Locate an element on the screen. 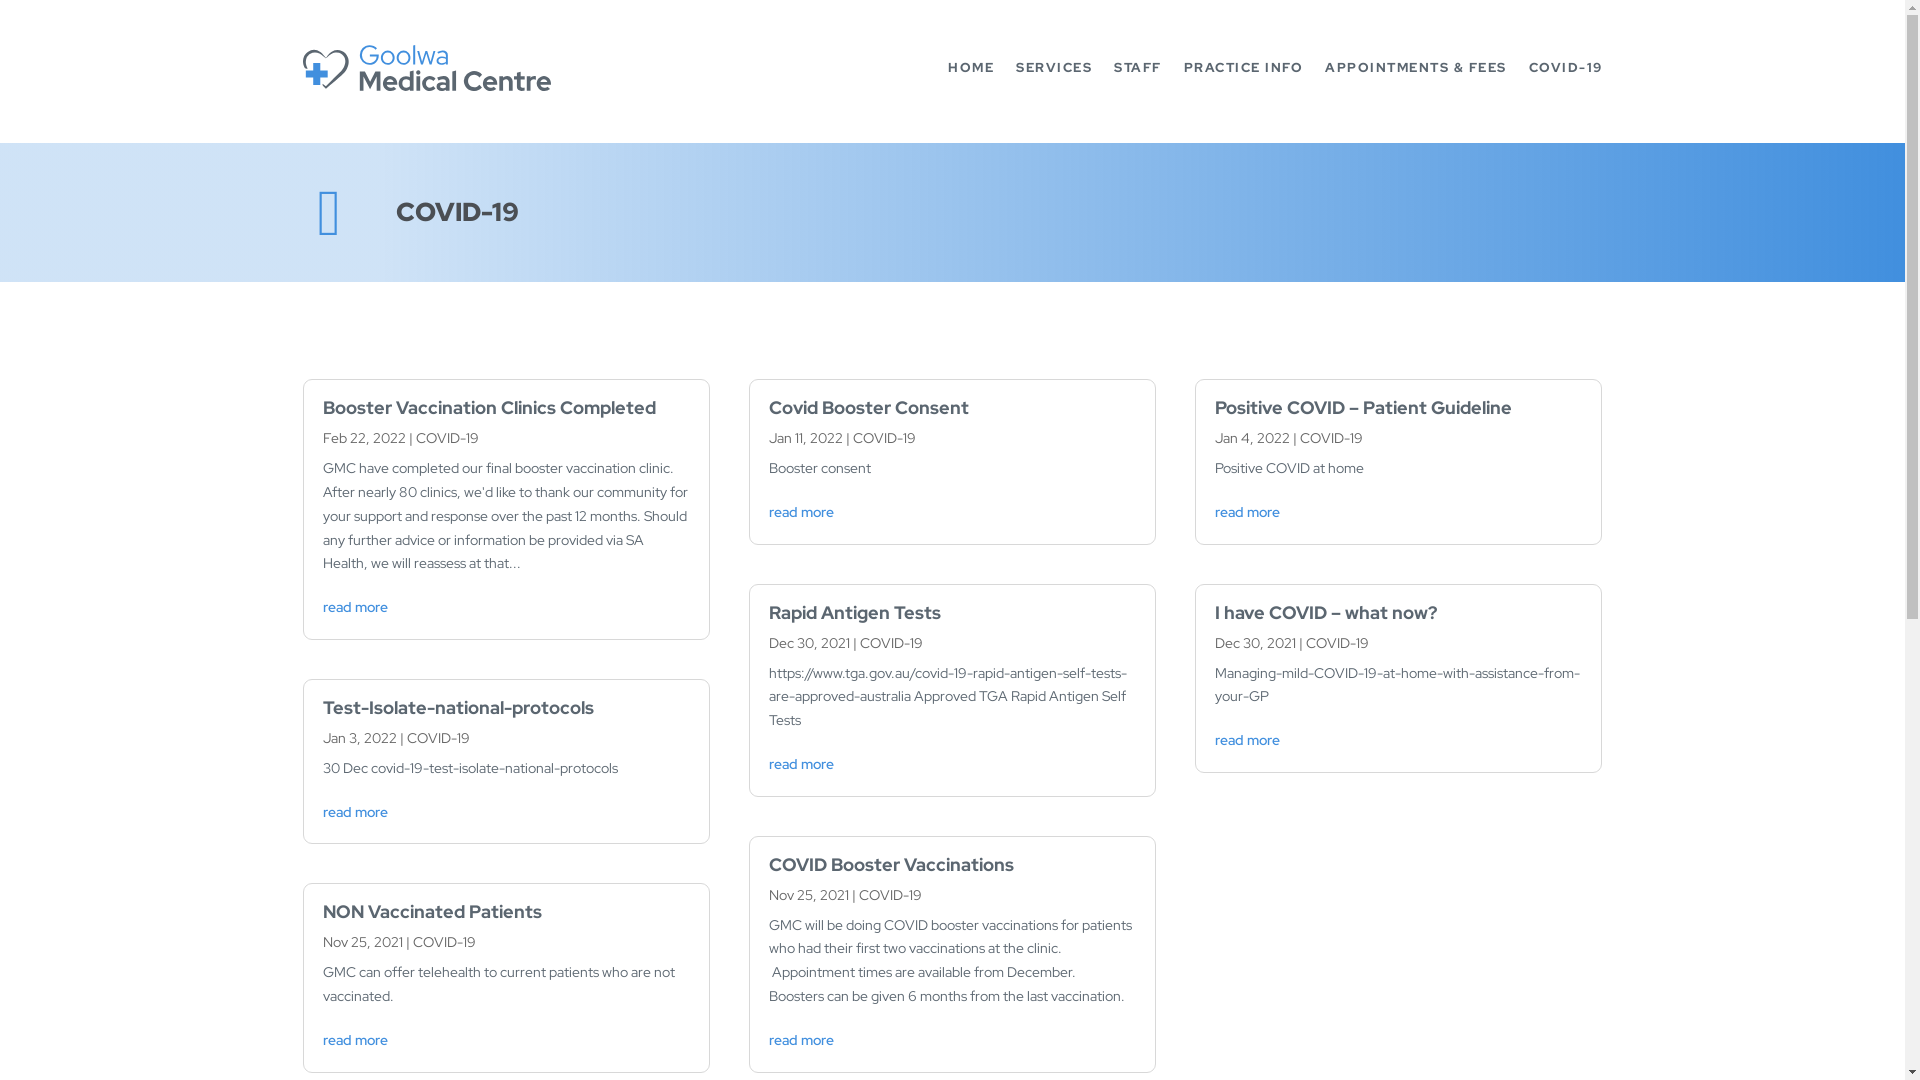 The width and height of the screenshot is (1920, 1080). 'COVID-19' is located at coordinates (859, 893).